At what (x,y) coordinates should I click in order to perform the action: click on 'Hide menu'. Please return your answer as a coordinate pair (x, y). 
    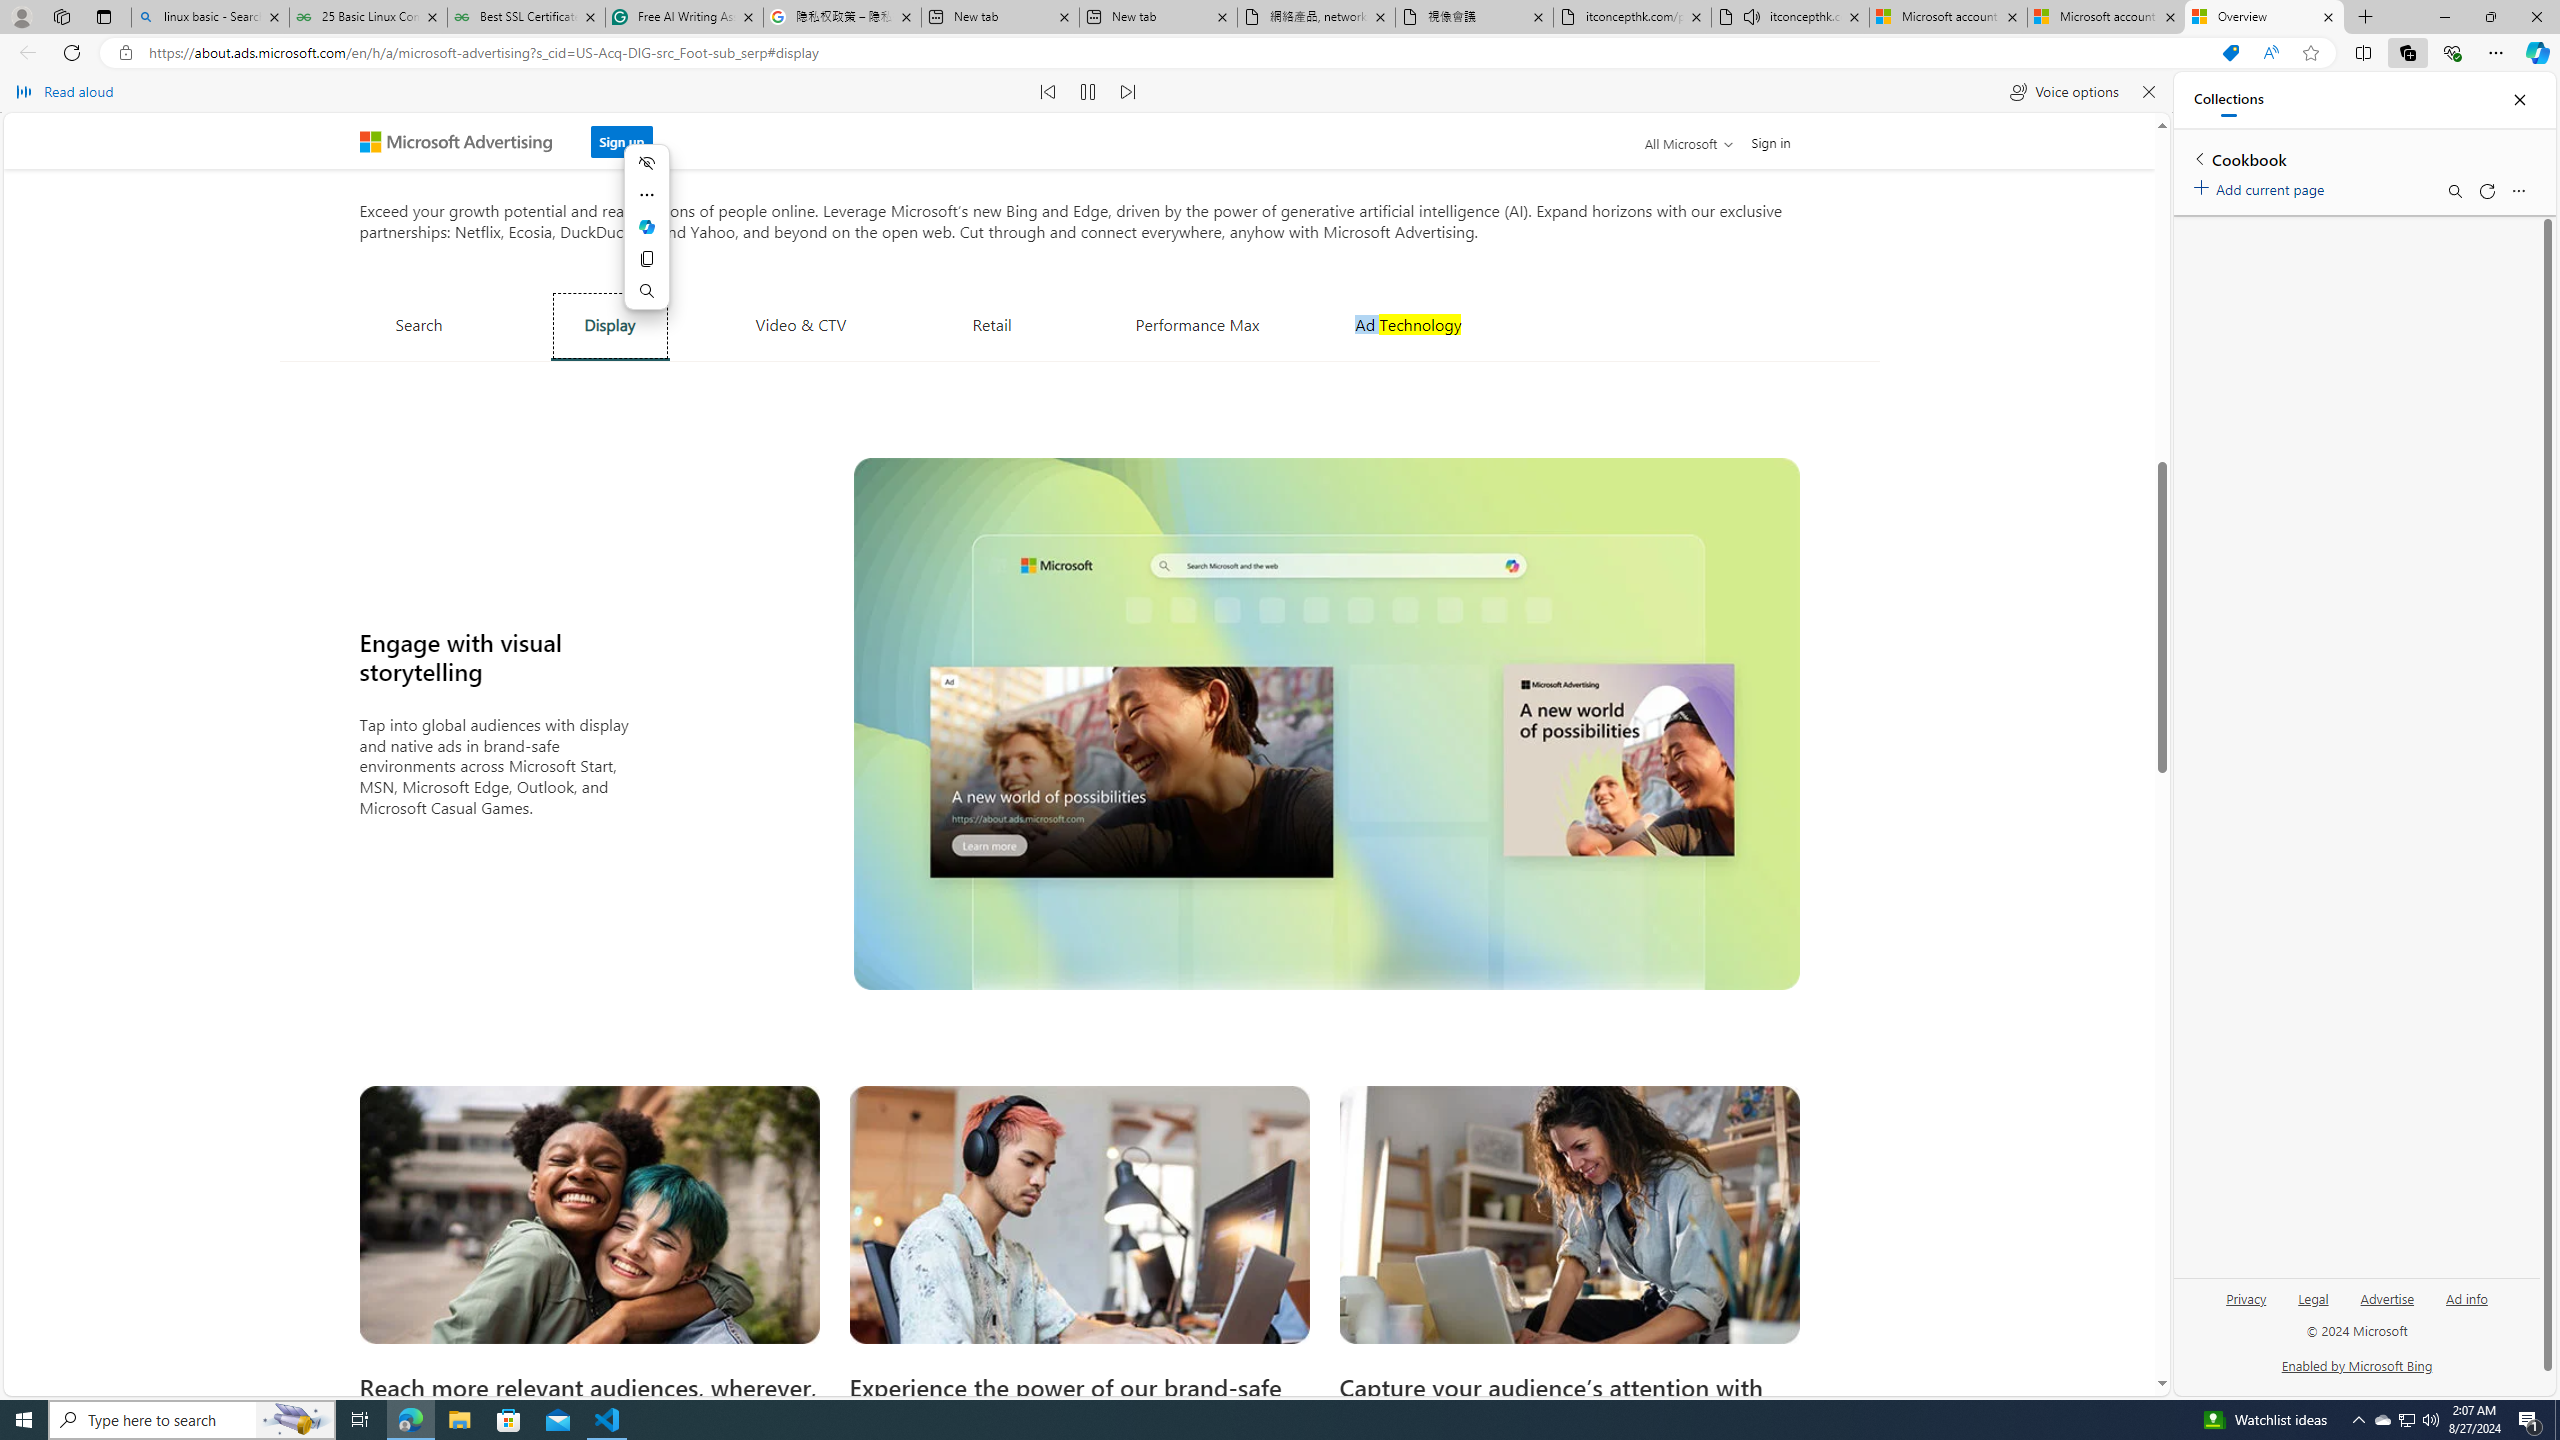
    Looking at the image, I should click on (645, 161).